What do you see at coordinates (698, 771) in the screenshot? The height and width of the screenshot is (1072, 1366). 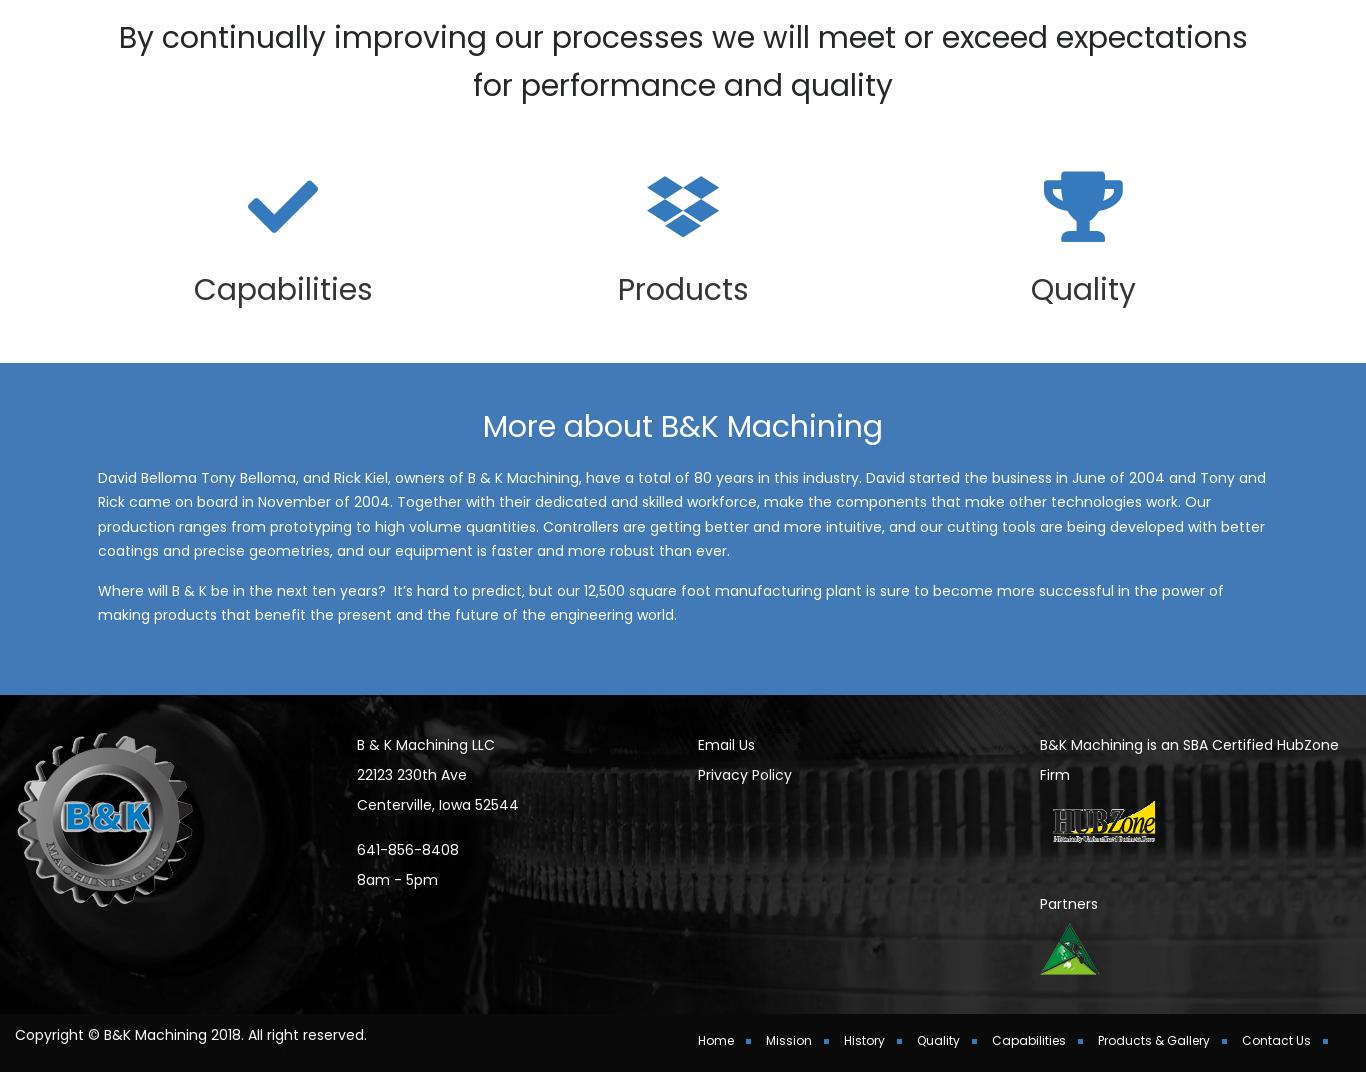 I see `'Email Us'` at bounding box center [698, 771].